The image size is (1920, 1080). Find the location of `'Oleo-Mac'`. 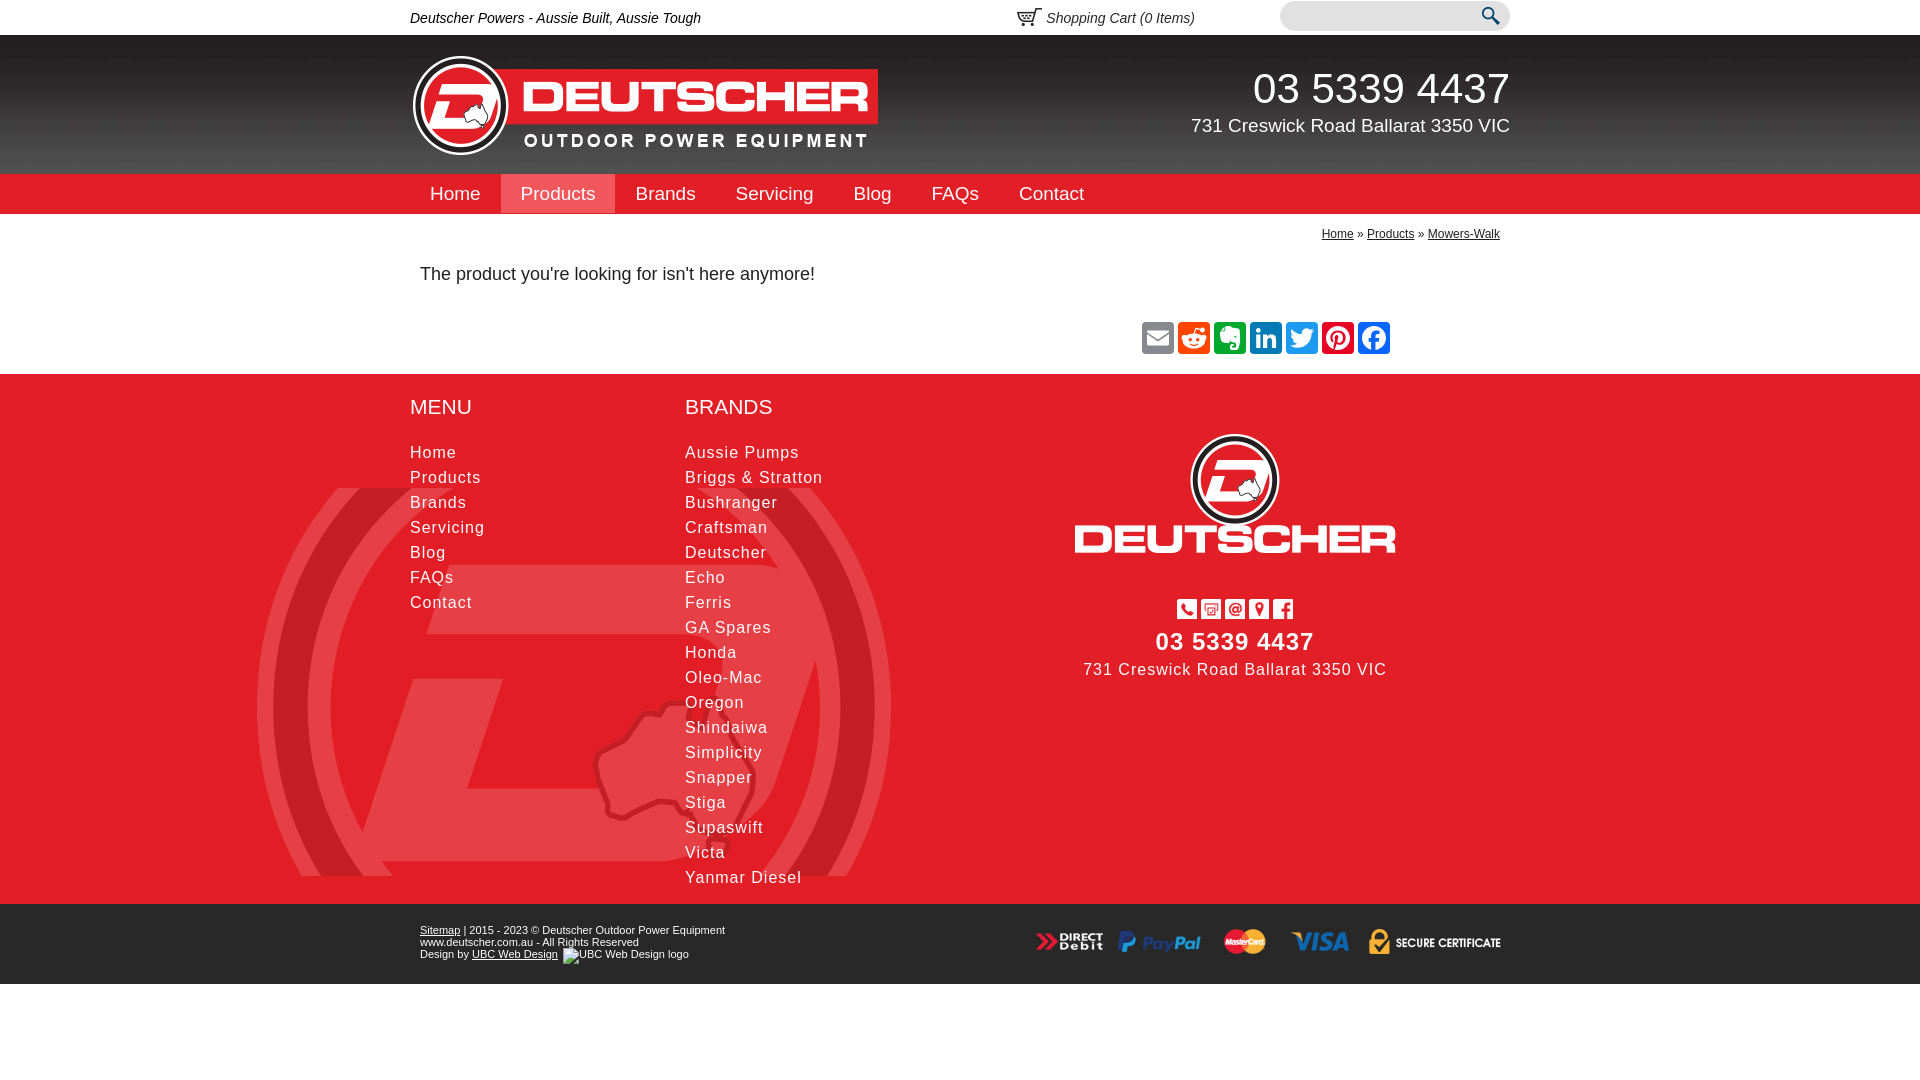

'Oleo-Mac' is located at coordinates (685, 676).